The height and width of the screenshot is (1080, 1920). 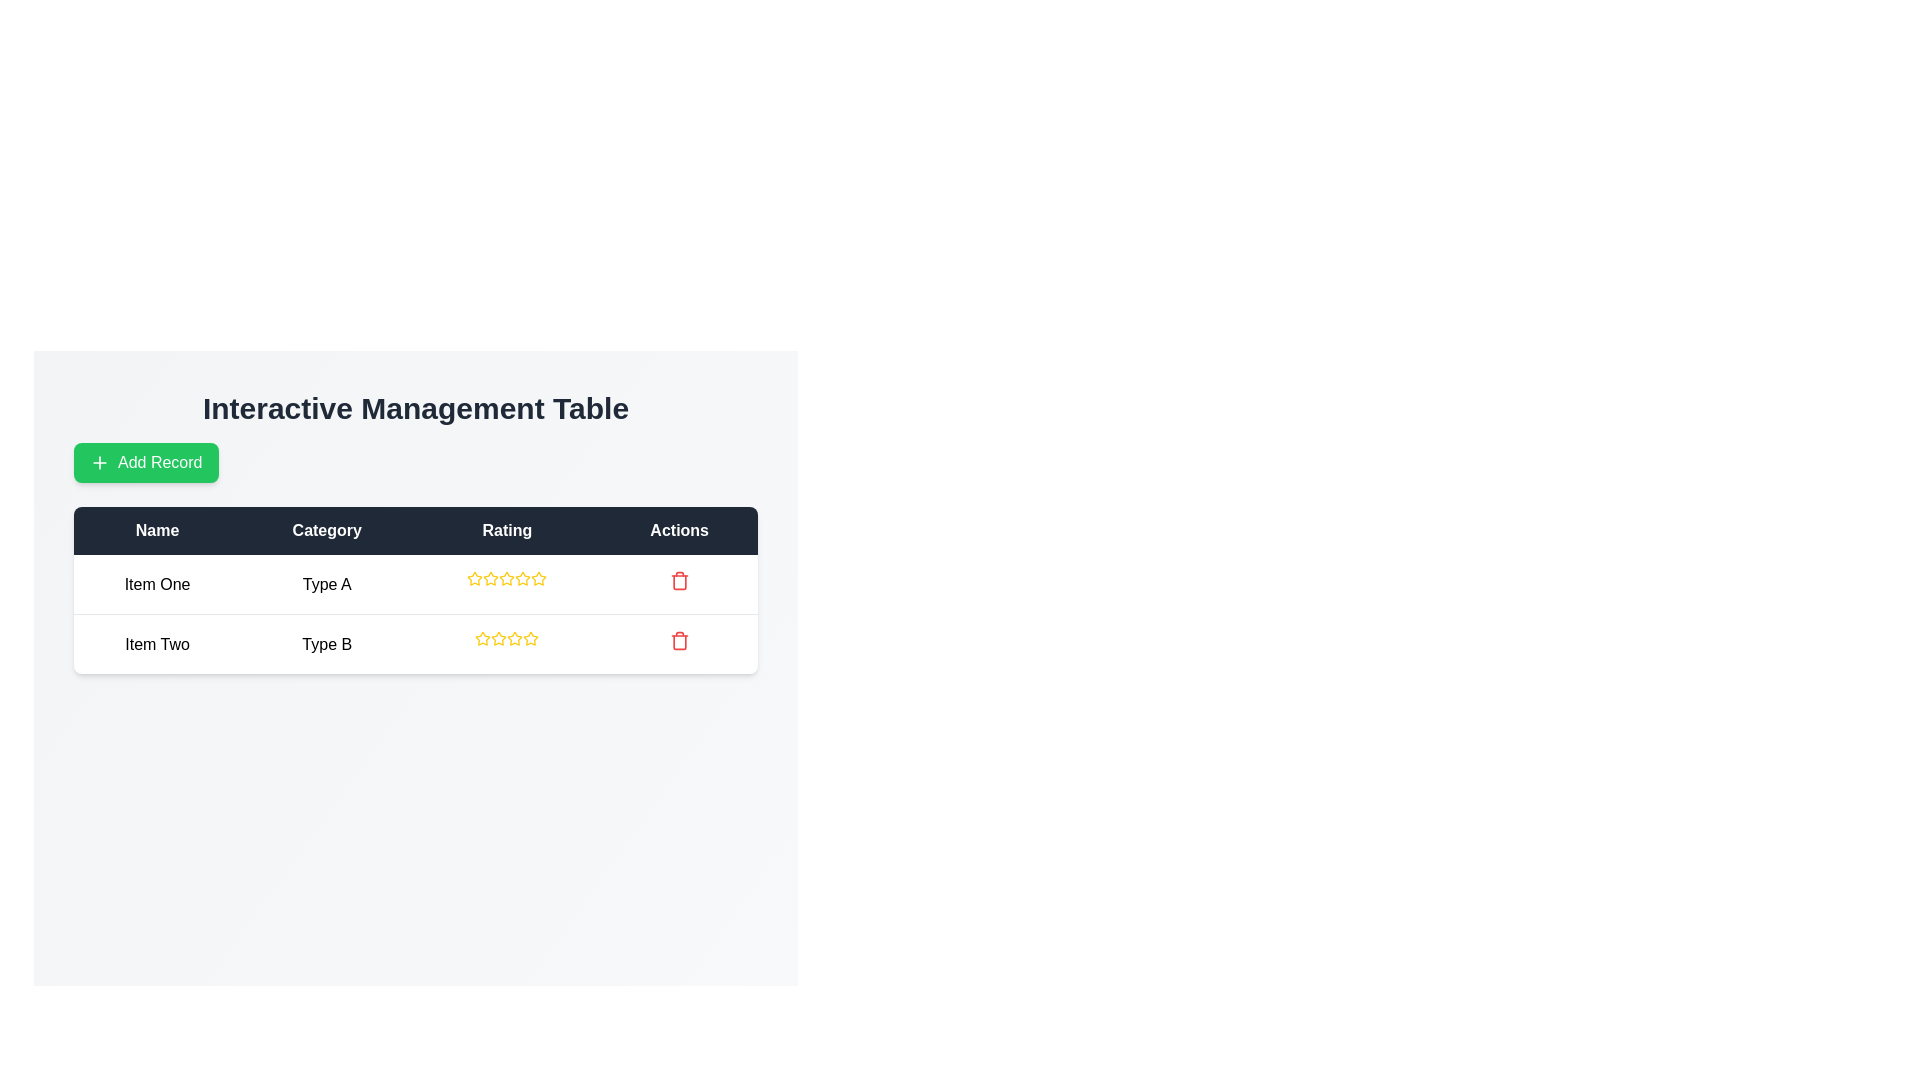 What do you see at coordinates (531, 639) in the screenshot?
I see `the fifth star icon in the rating section associated with 'Item Two' and 'Type B'` at bounding box center [531, 639].